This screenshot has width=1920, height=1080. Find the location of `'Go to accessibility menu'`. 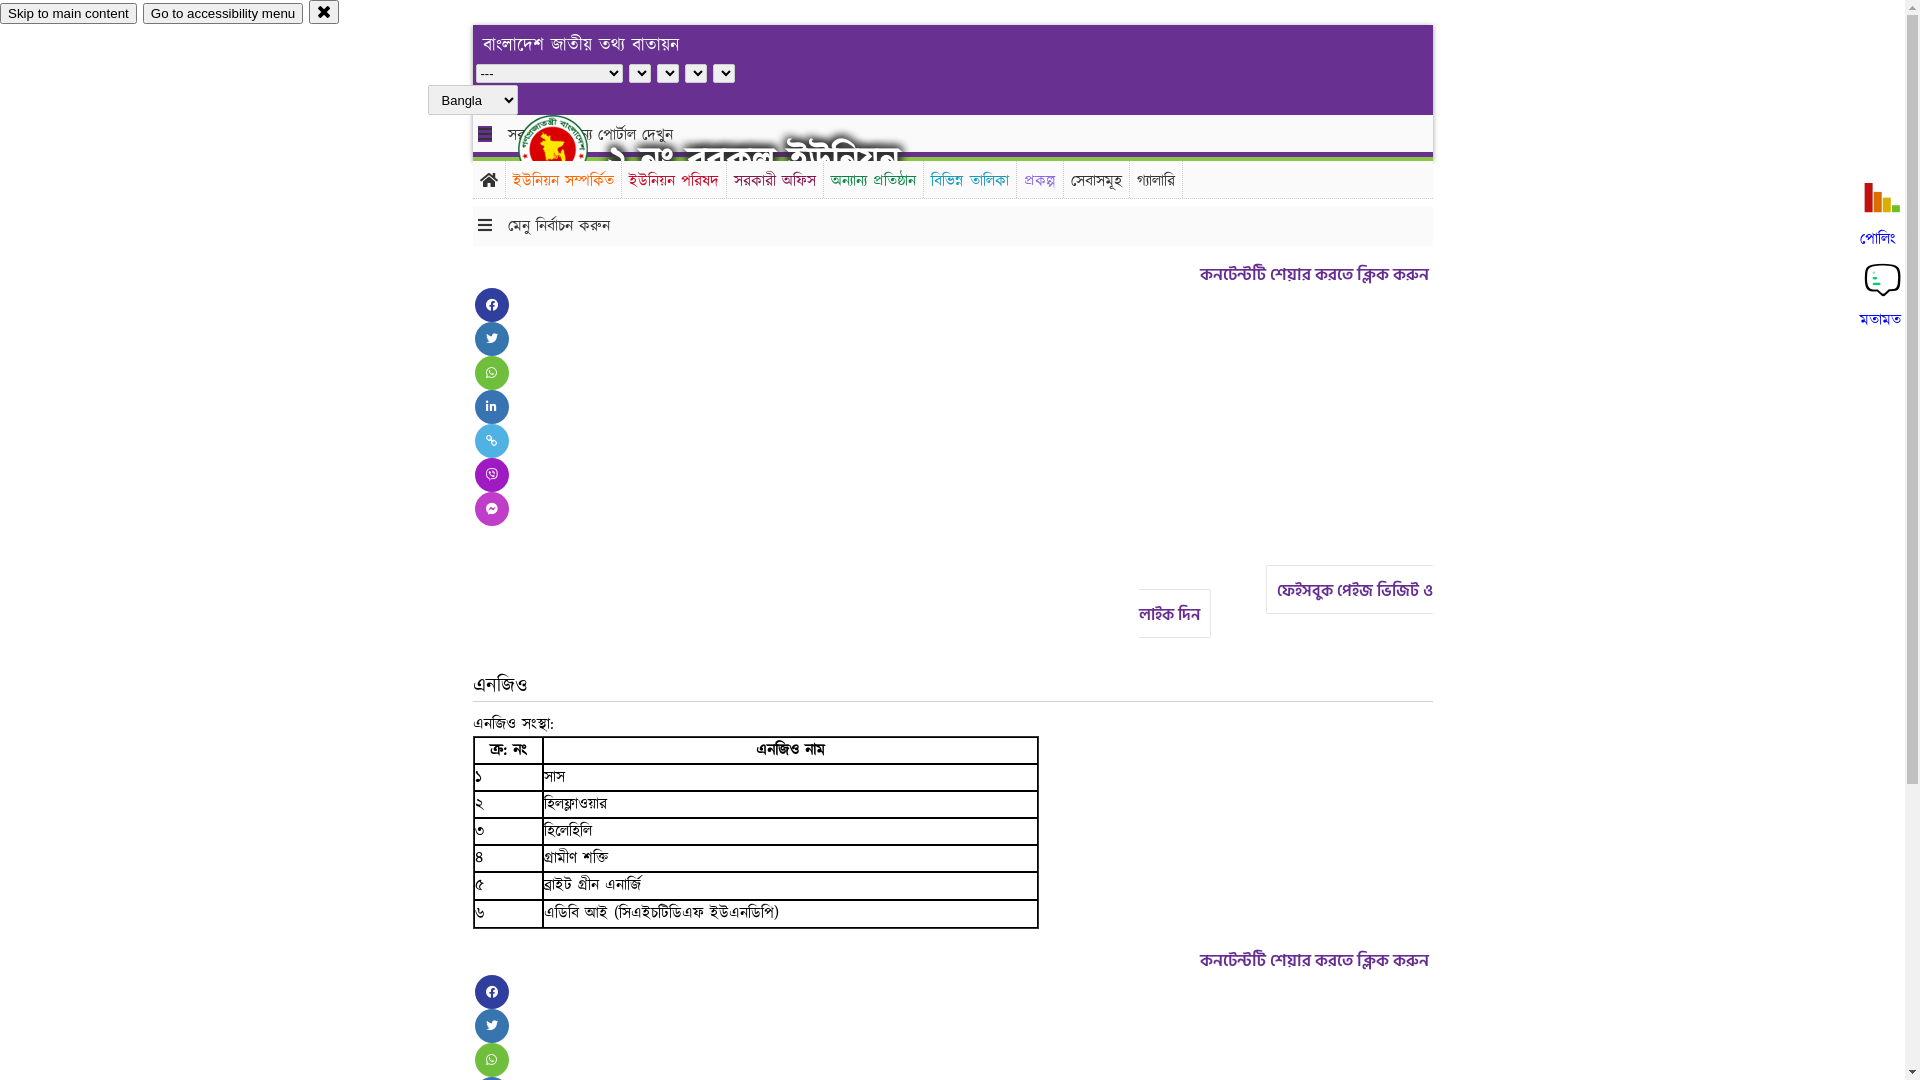

'Go to accessibility menu' is located at coordinates (222, 13).